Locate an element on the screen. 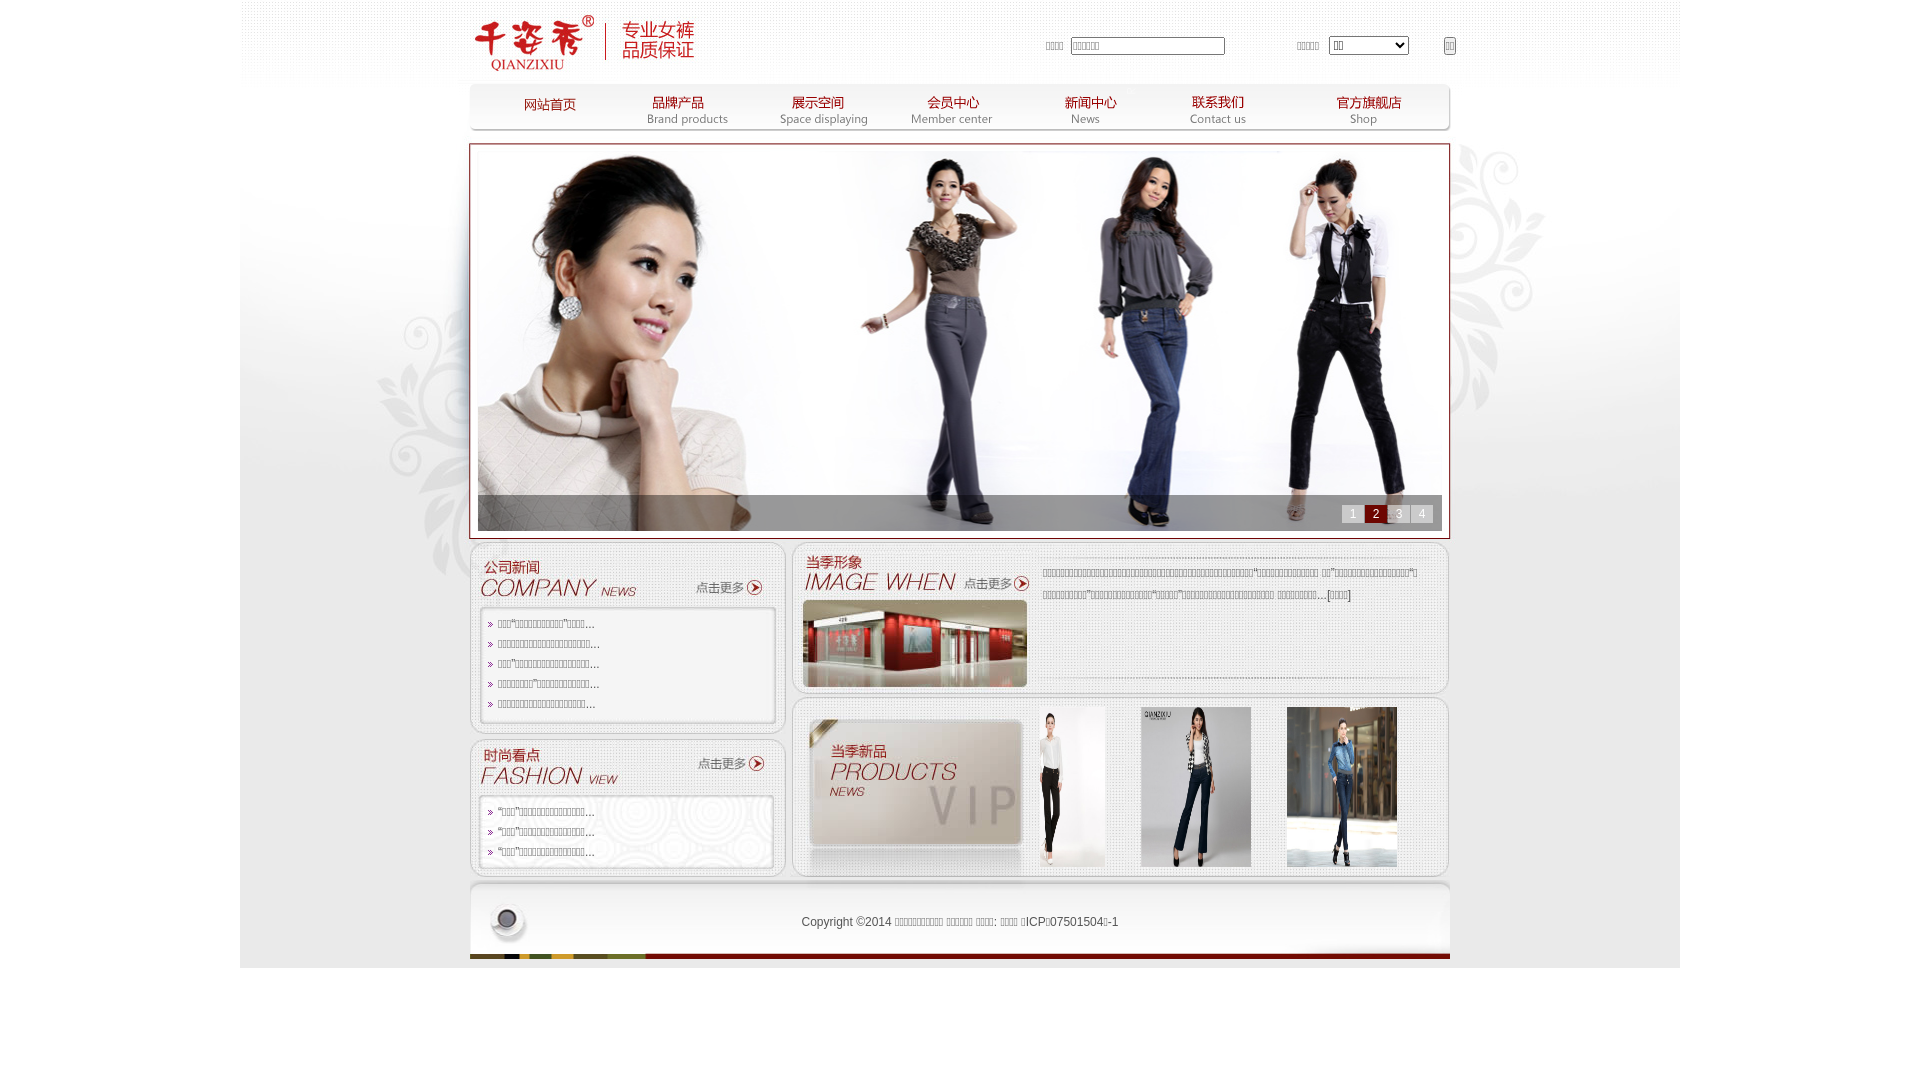 The image size is (1920, 1080). '1' is located at coordinates (1353, 512).